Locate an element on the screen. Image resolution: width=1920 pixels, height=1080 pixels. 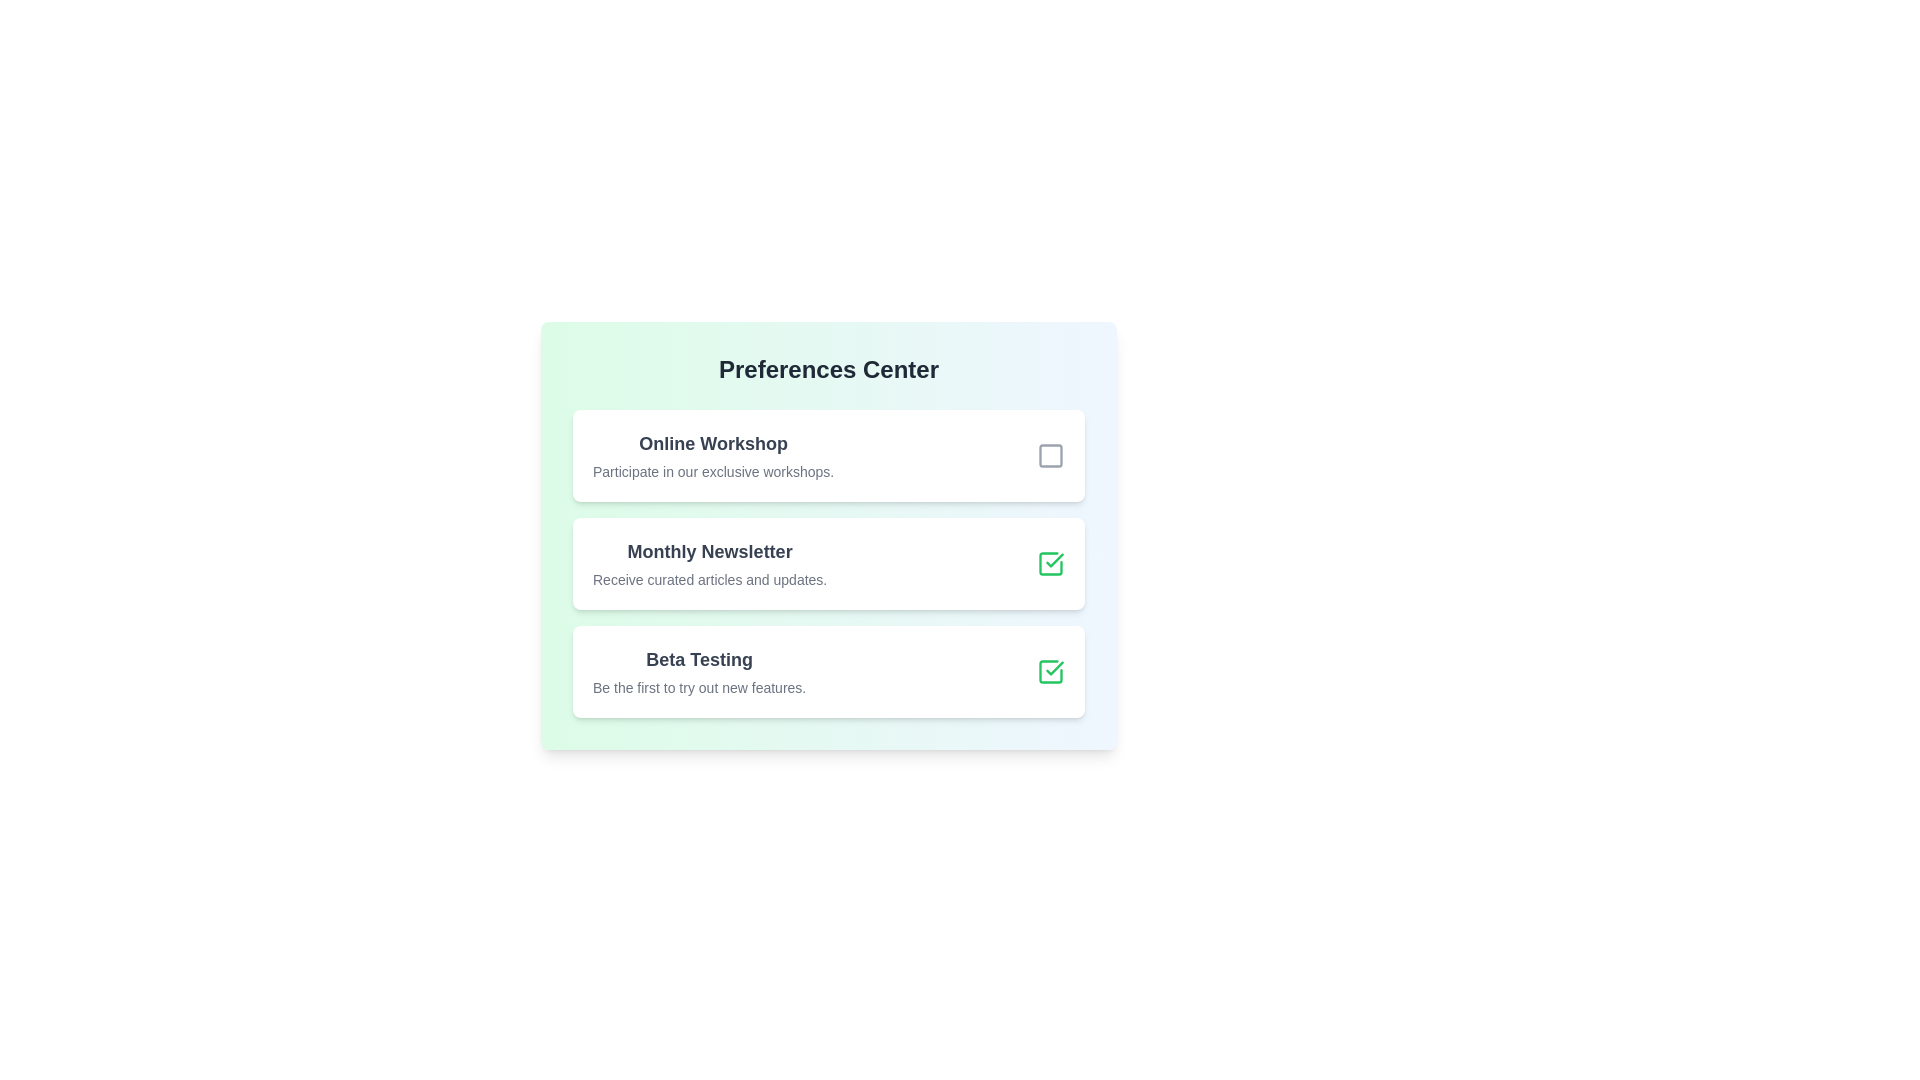
the unfilled square checkbox located to the right of the 'Online Workshop' label in the first row of the 'Preferences Center' section is located at coordinates (1050, 455).